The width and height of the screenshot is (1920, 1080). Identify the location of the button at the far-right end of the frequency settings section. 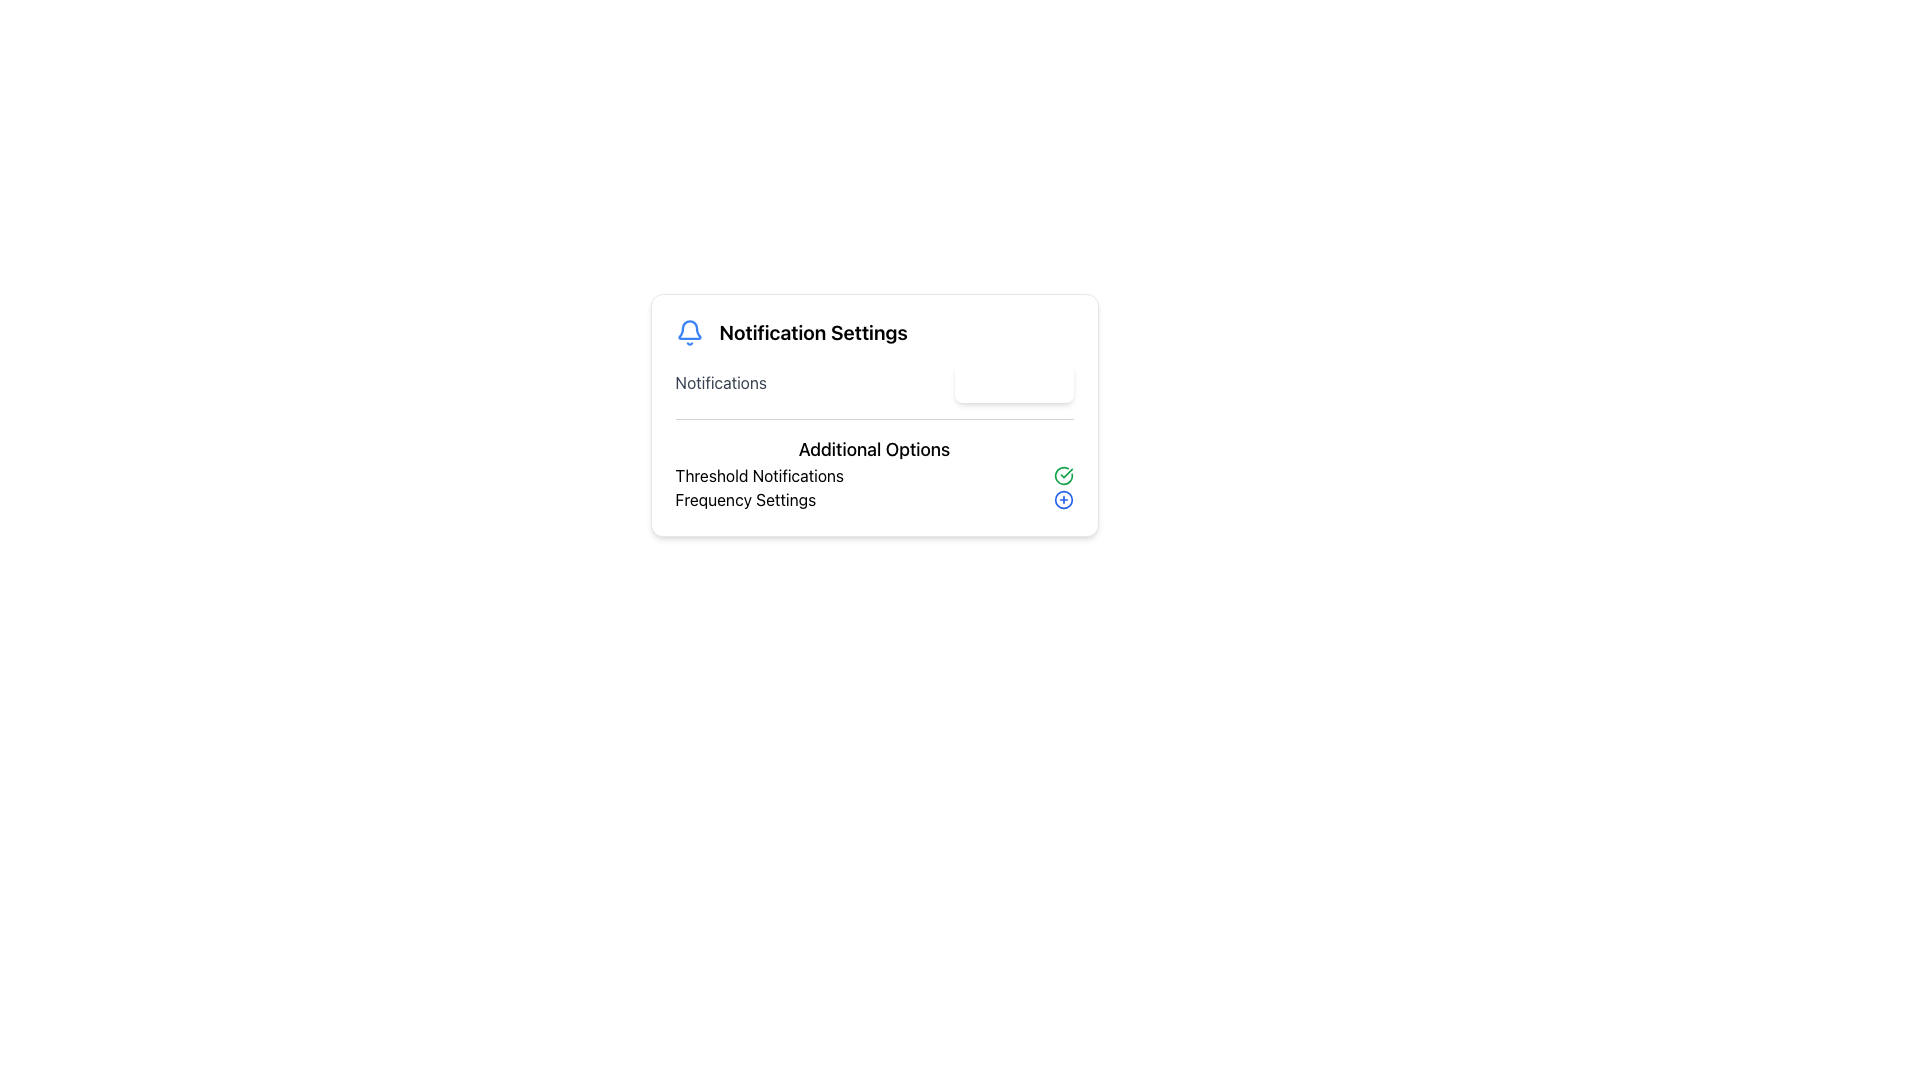
(1062, 499).